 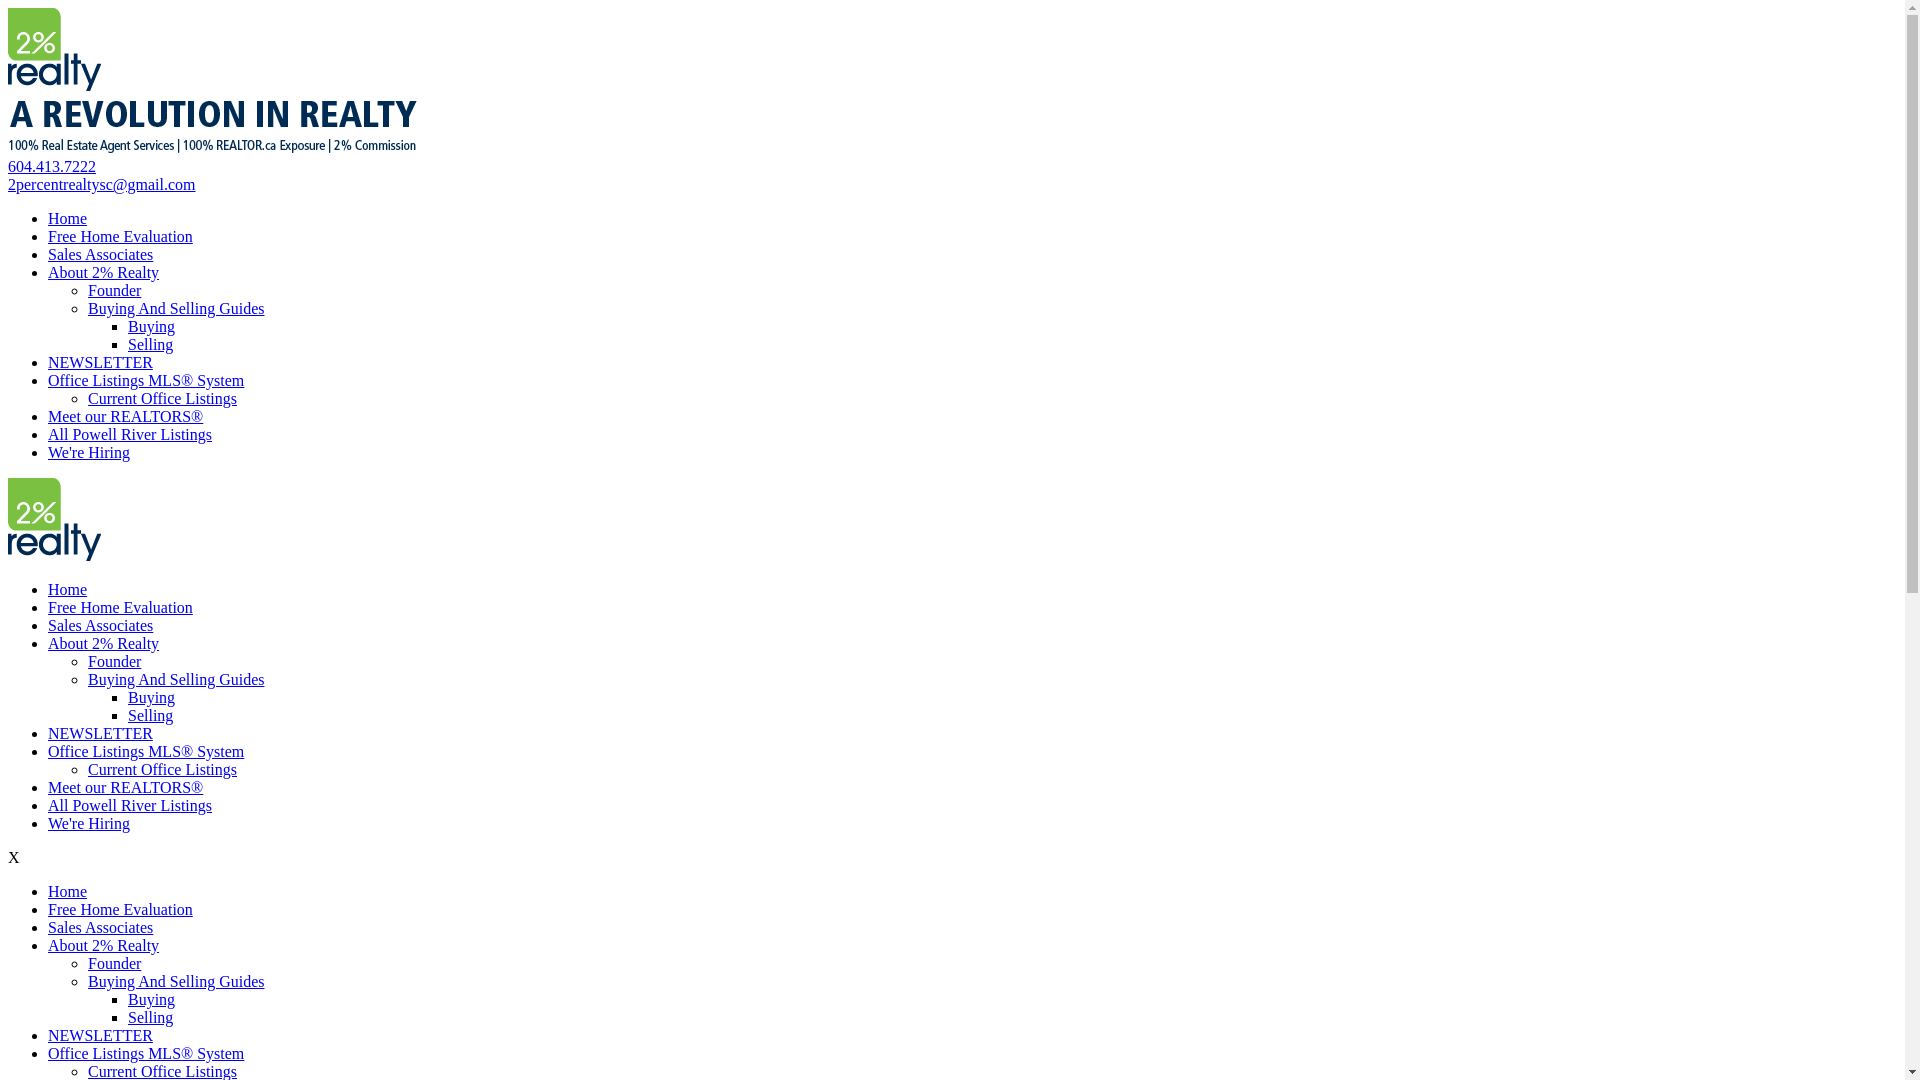 I want to click on 'About 2% Realty', so click(x=102, y=945).